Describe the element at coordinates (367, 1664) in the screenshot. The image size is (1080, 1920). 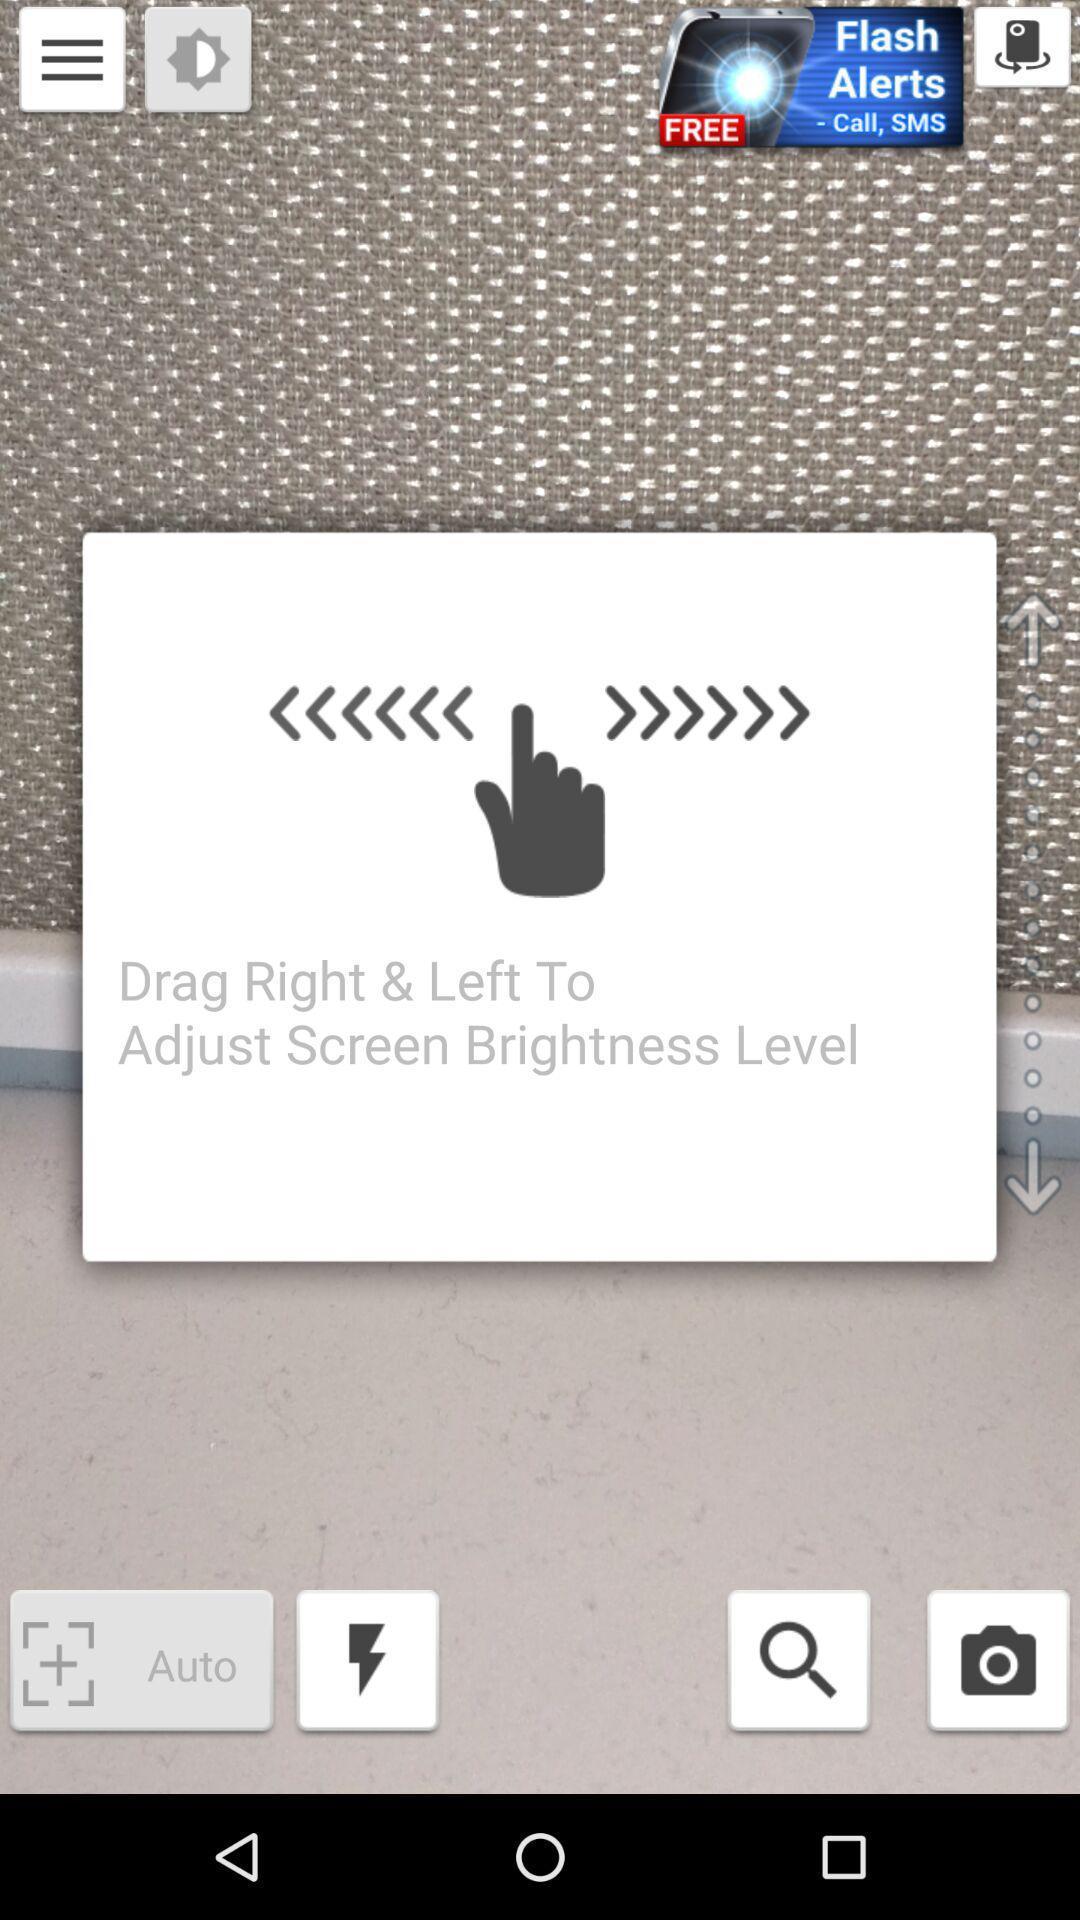
I see `icon to the right of the auto icon` at that location.